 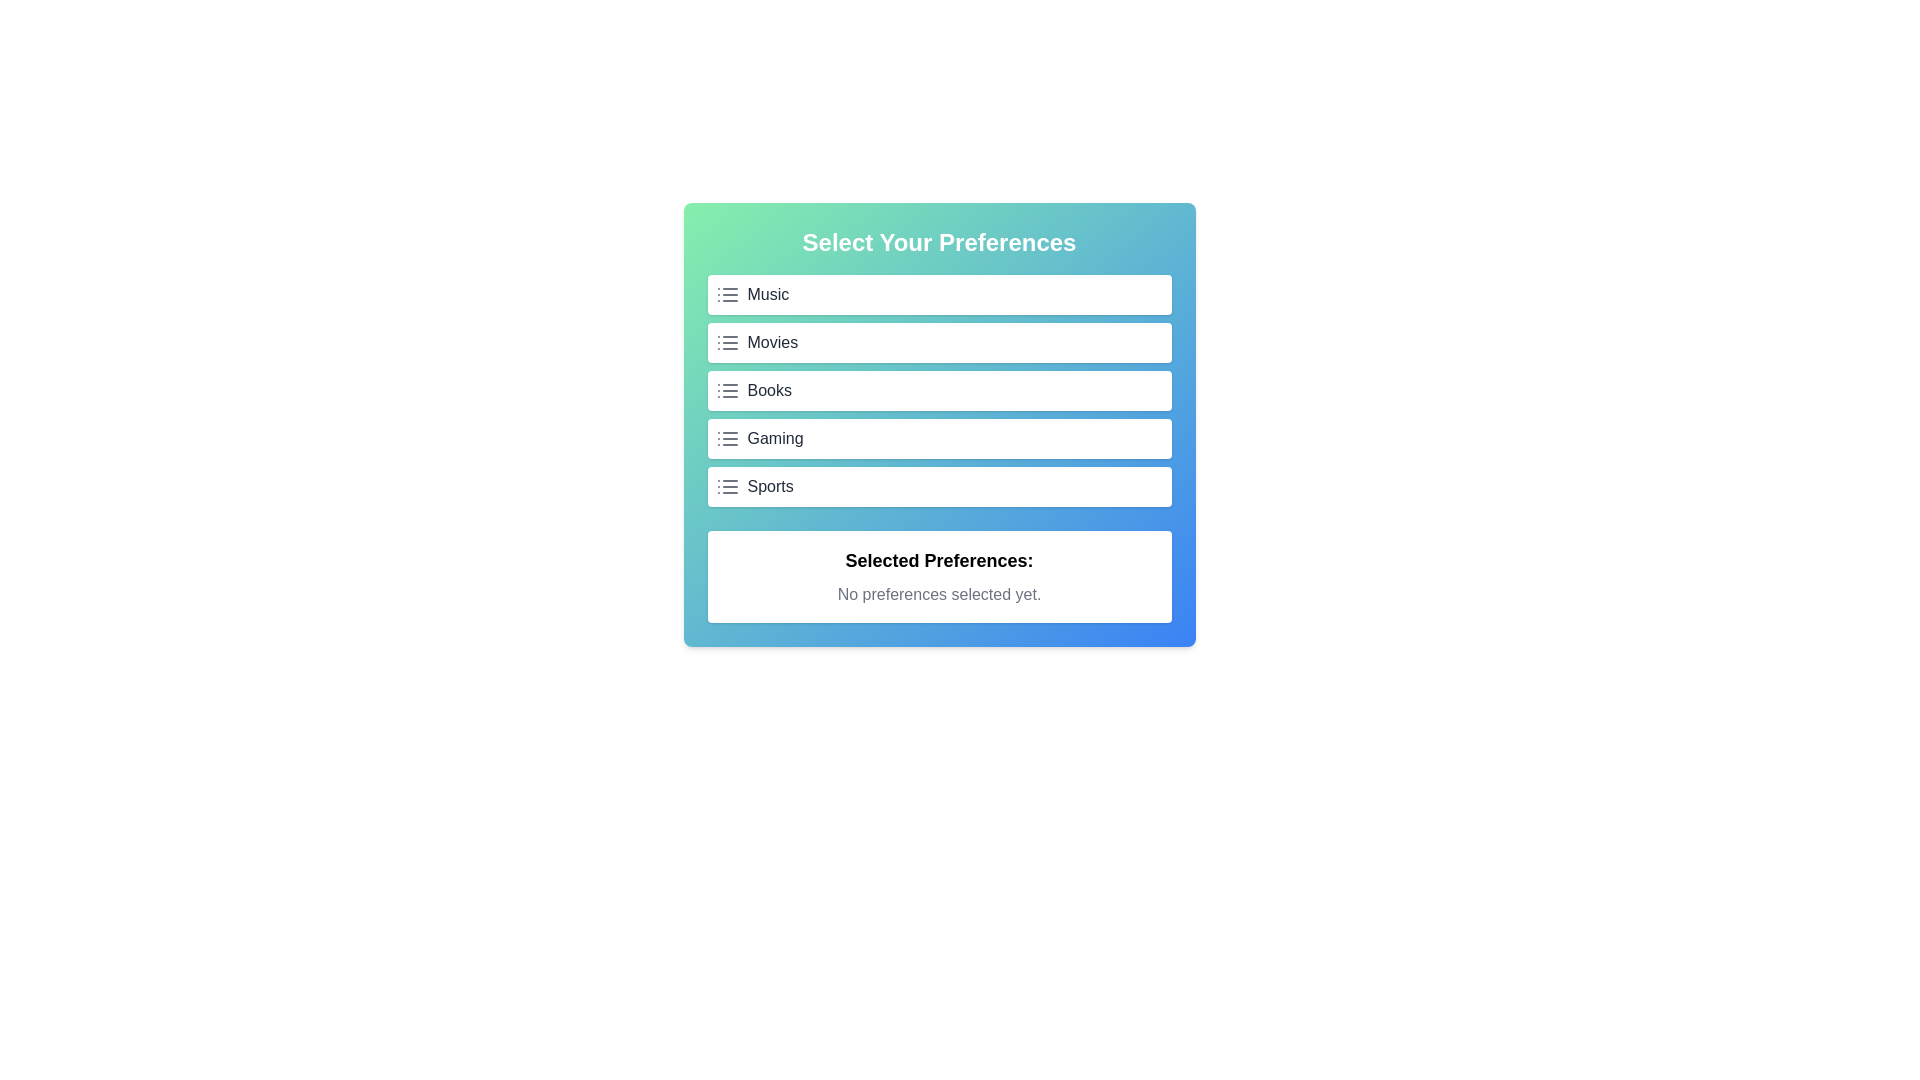 I want to click on the first button in the list labeled 'Music', so click(x=938, y=294).